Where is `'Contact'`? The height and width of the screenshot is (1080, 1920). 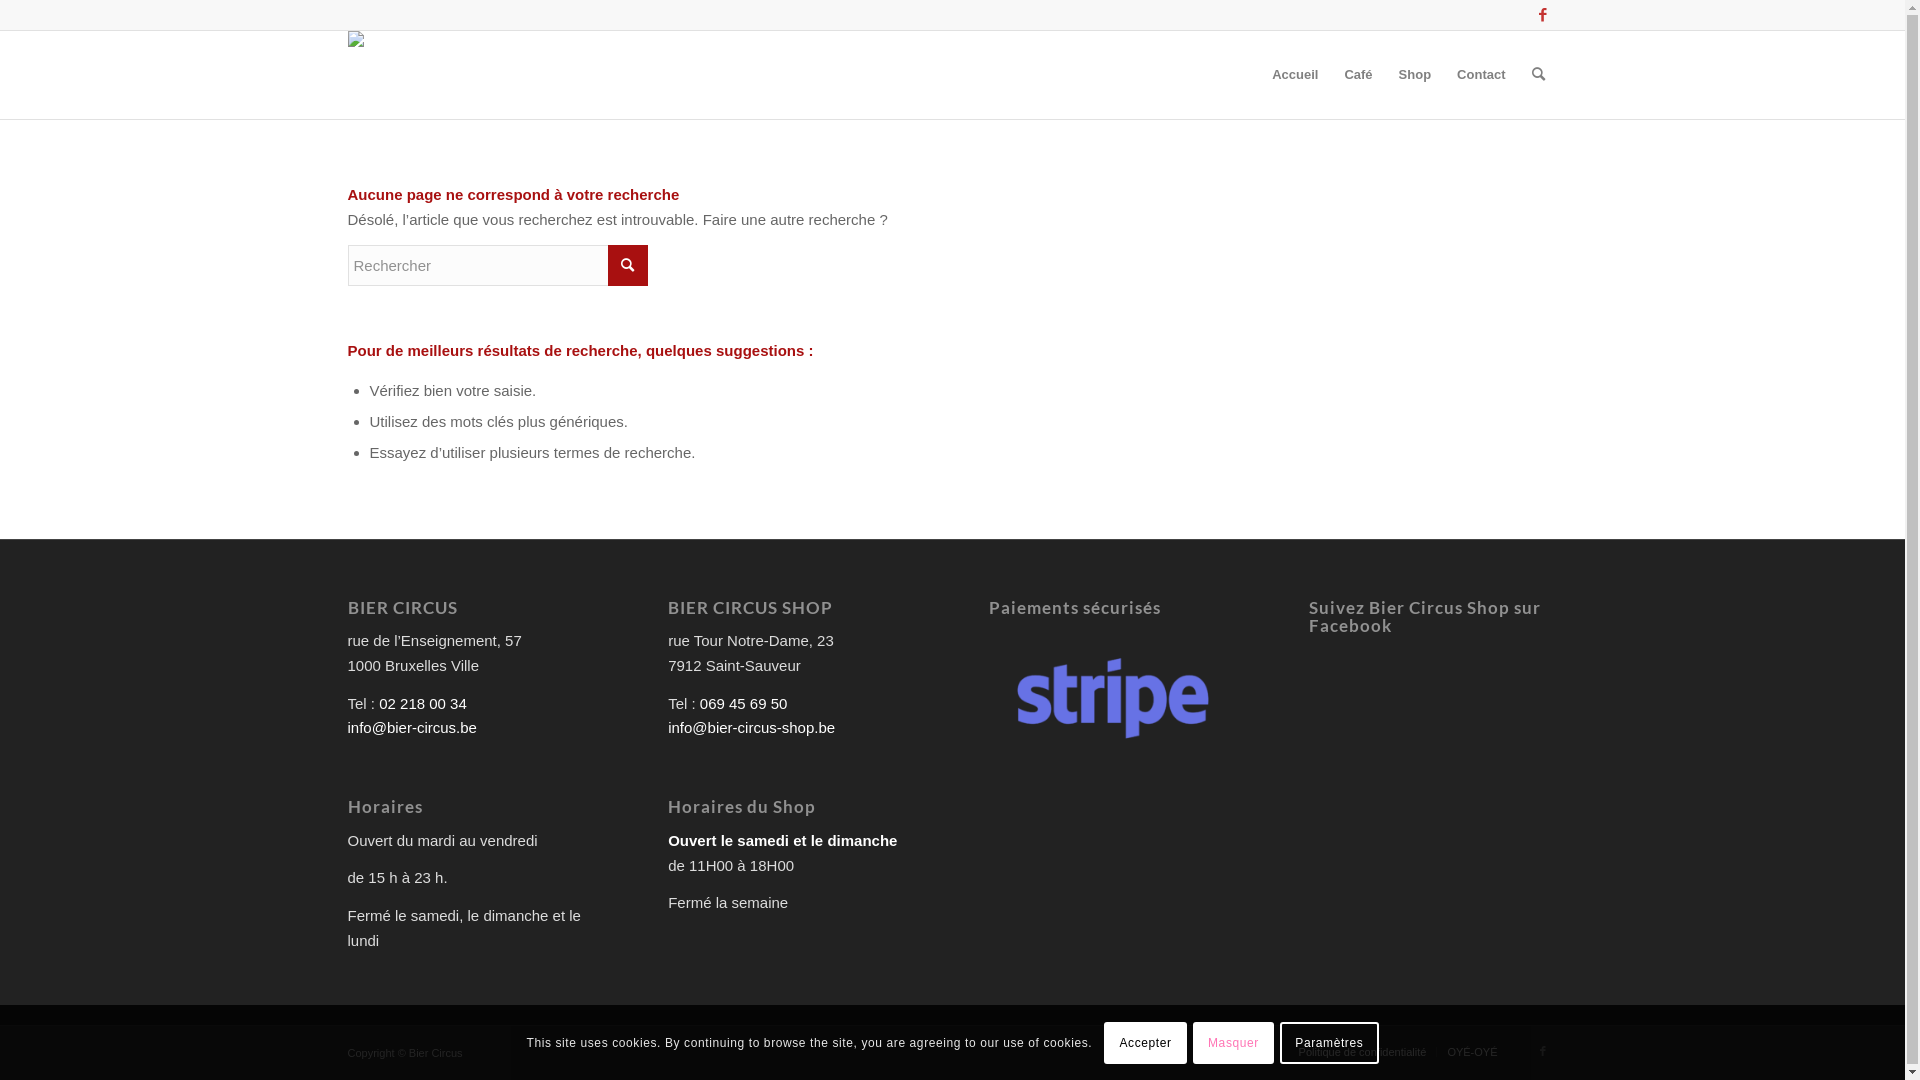 'Contact' is located at coordinates (1481, 73).